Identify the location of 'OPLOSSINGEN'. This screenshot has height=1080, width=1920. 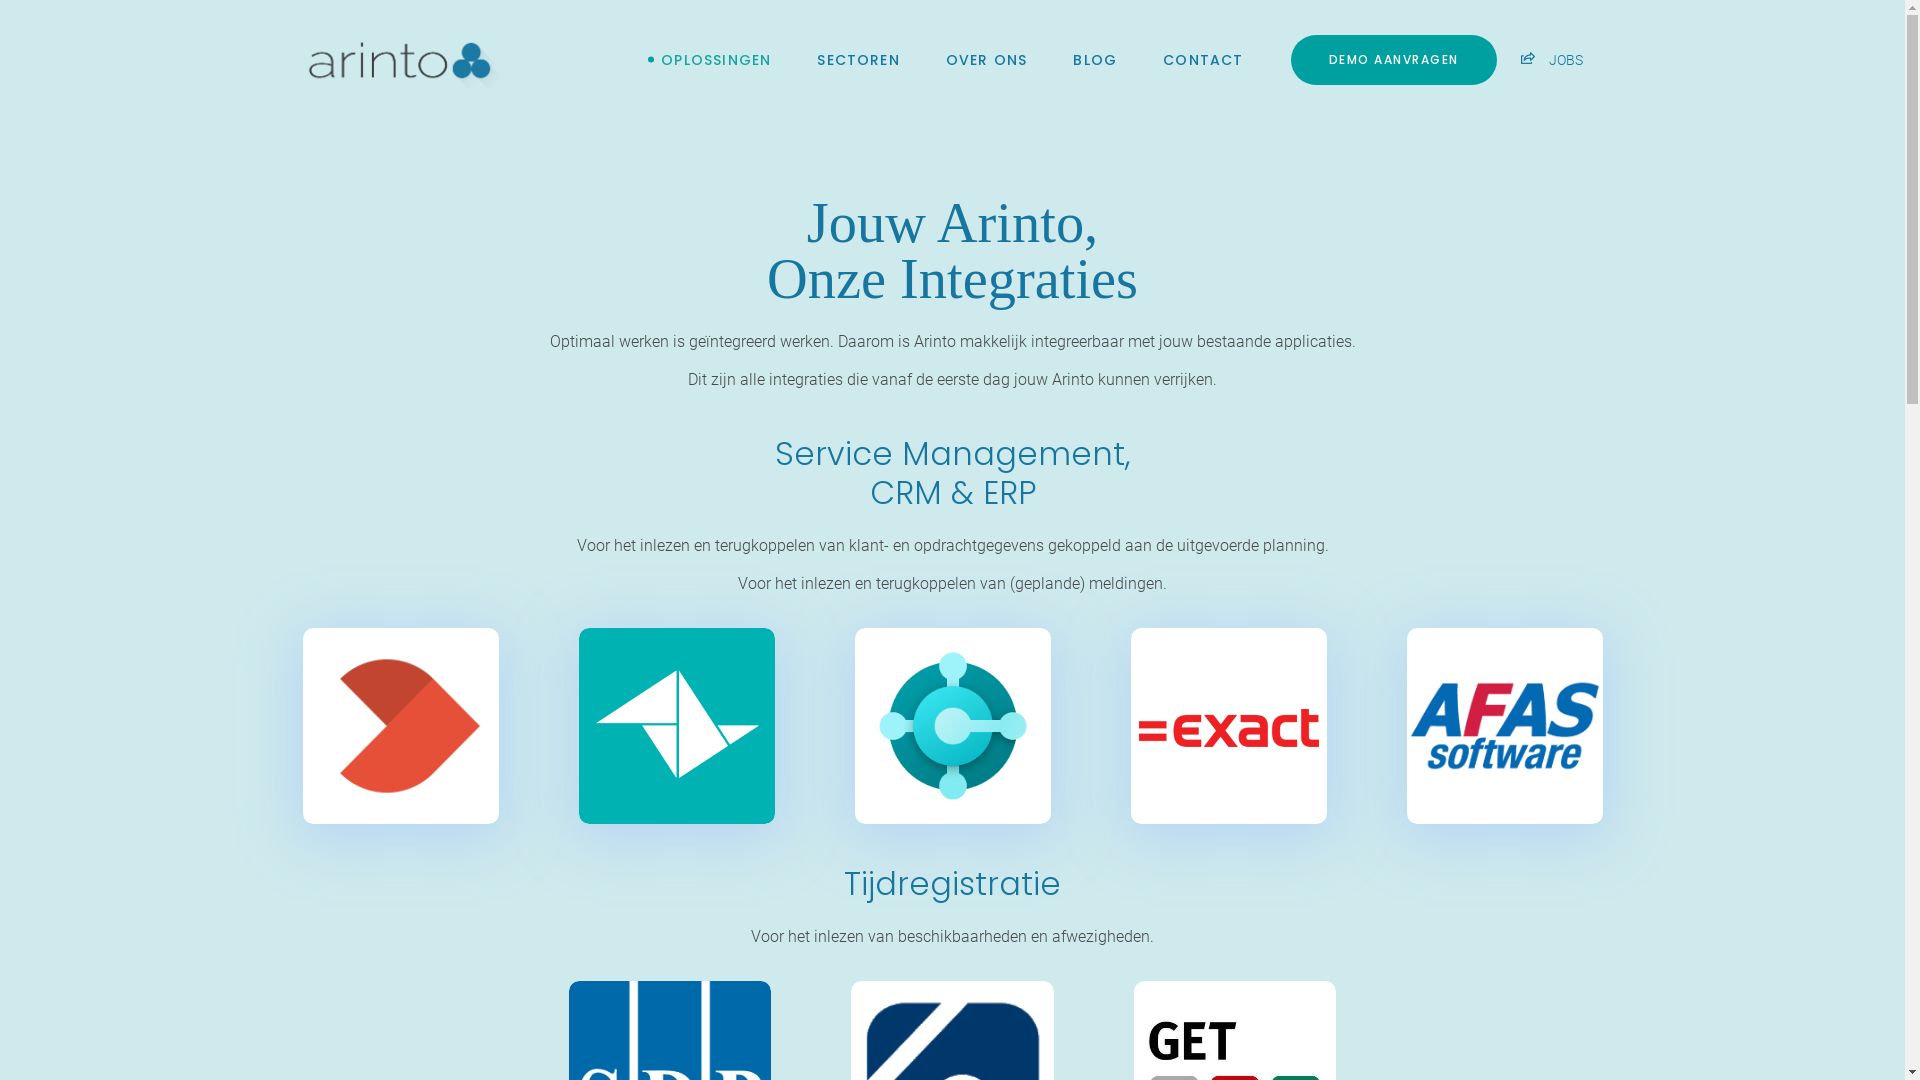
(637, 59).